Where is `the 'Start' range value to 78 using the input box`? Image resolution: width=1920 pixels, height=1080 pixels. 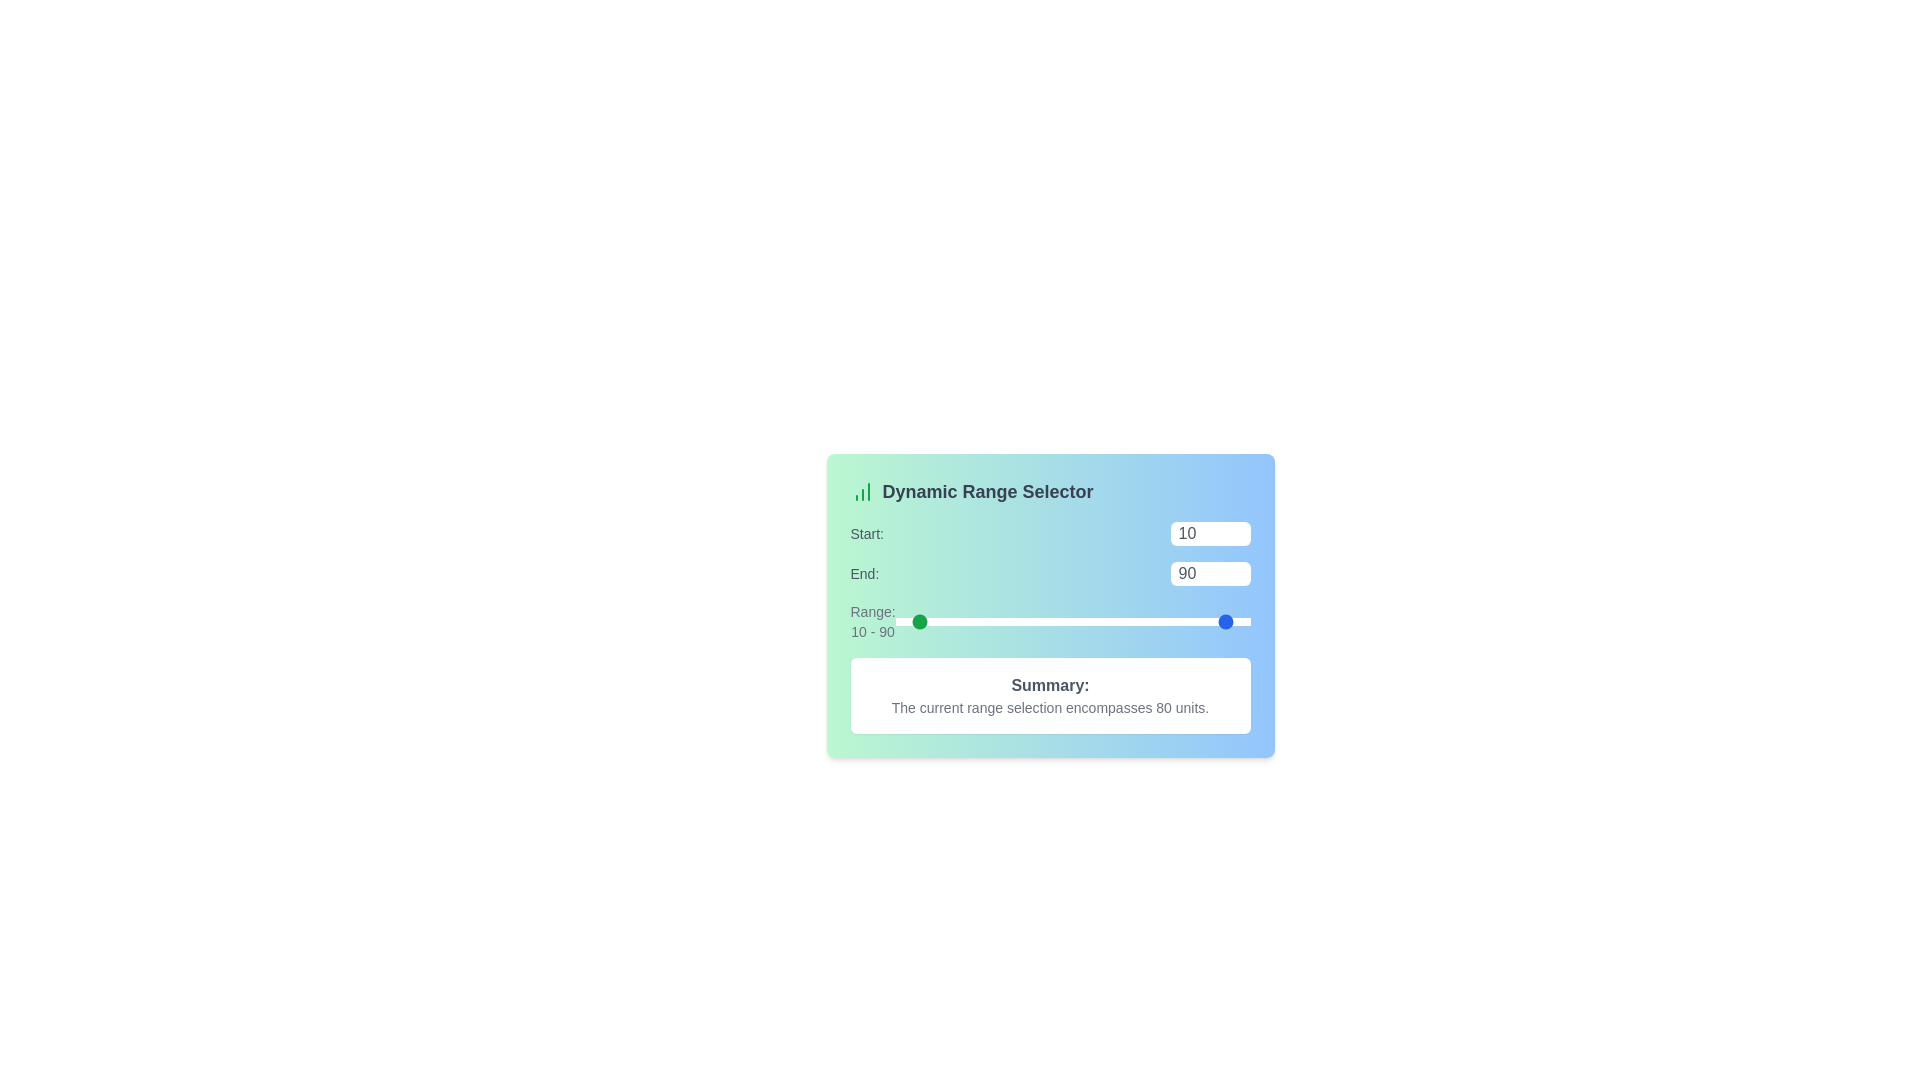
the 'Start' range value to 78 using the input box is located at coordinates (1209, 532).